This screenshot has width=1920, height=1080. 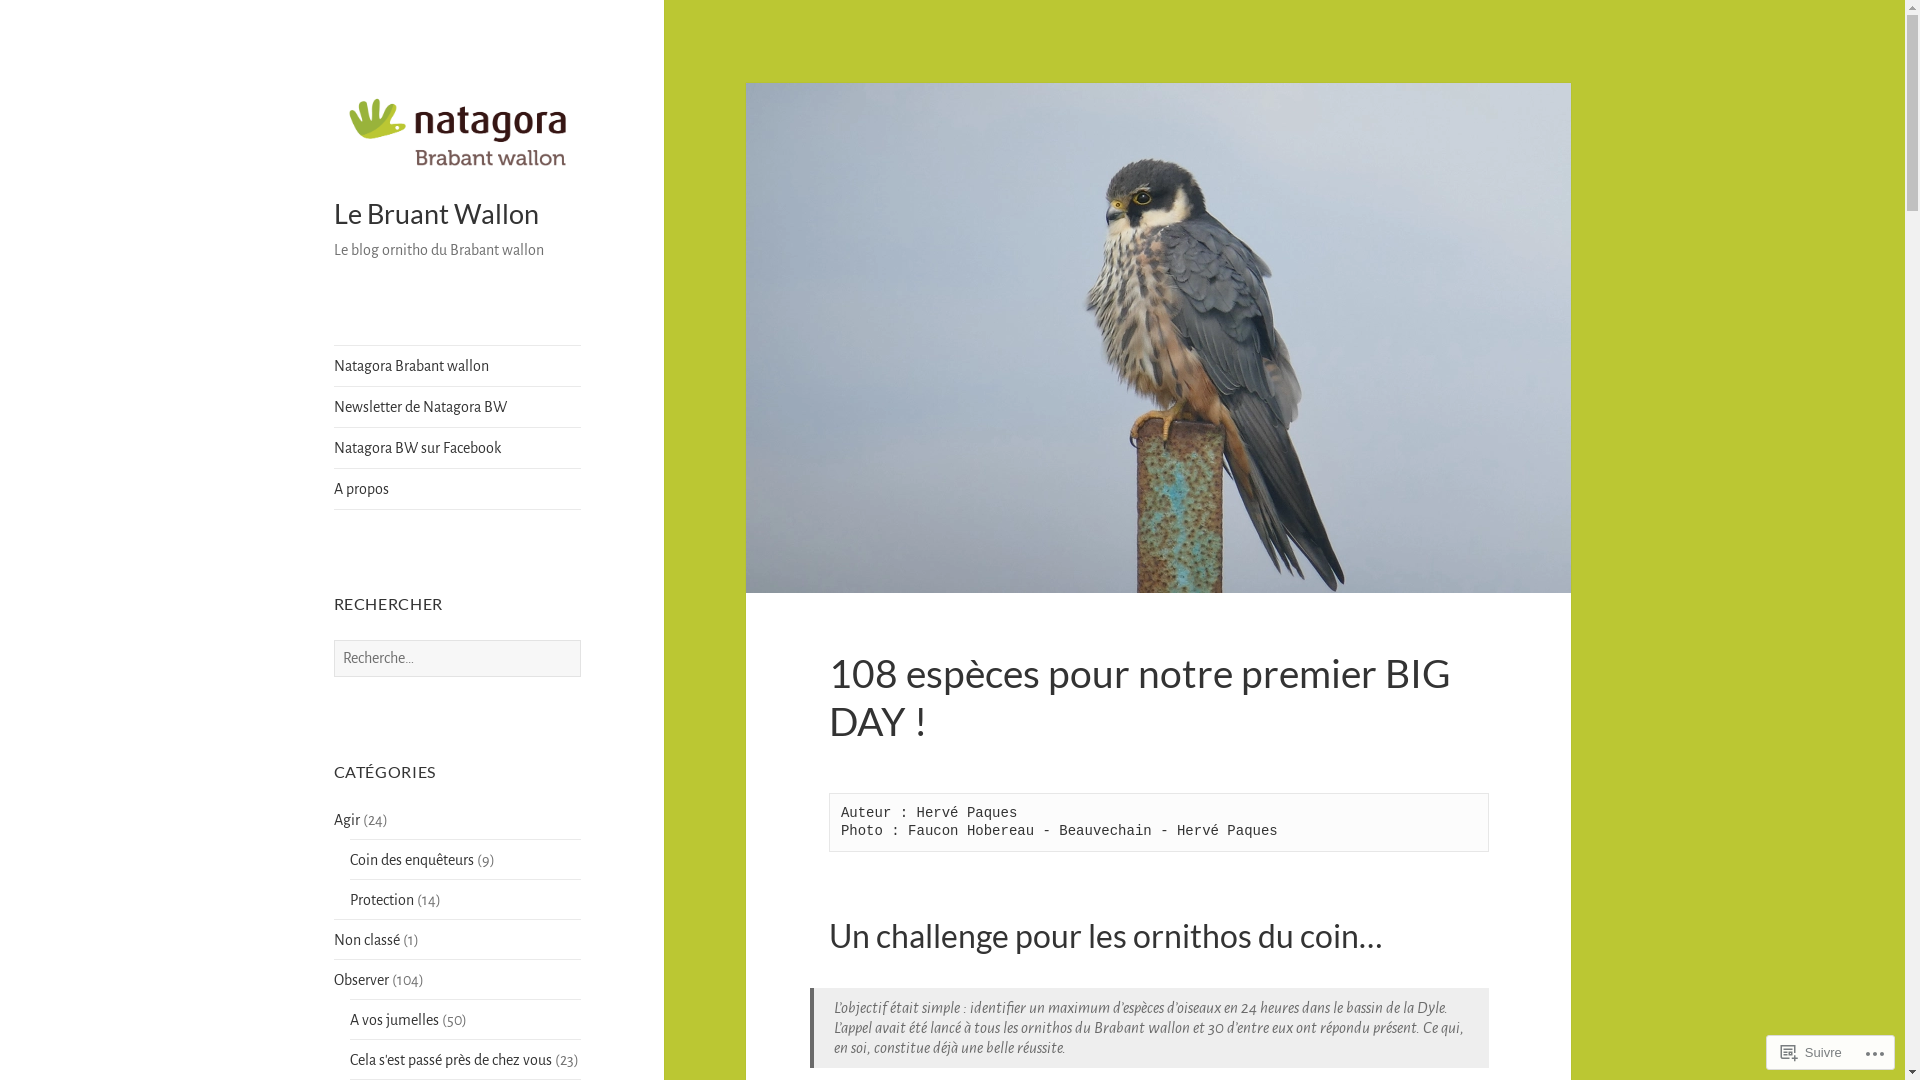 What do you see at coordinates (435, 213) in the screenshot?
I see `'Le Bruant Wallon'` at bounding box center [435, 213].